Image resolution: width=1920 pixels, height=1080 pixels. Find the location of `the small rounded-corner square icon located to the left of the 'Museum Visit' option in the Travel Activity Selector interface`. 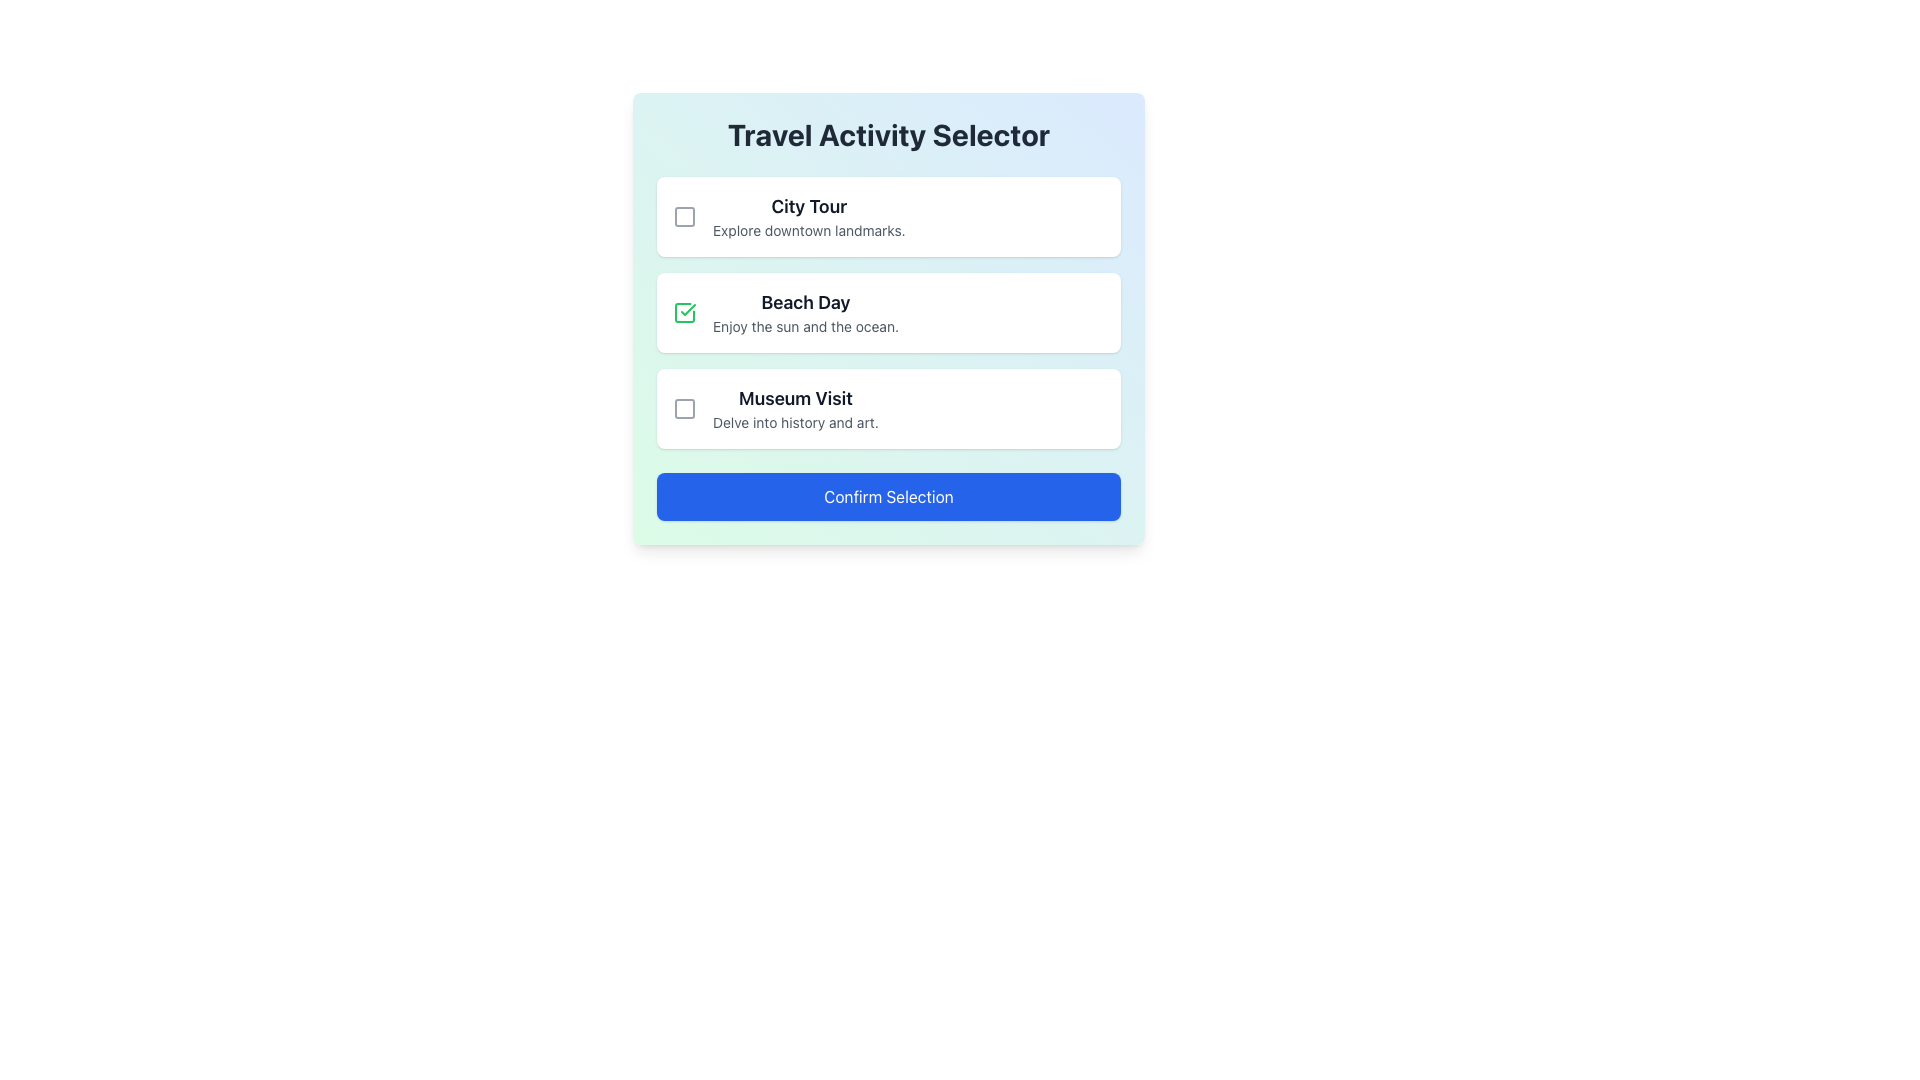

the small rounded-corner square icon located to the left of the 'Museum Visit' option in the Travel Activity Selector interface is located at coordinates (685, 407).